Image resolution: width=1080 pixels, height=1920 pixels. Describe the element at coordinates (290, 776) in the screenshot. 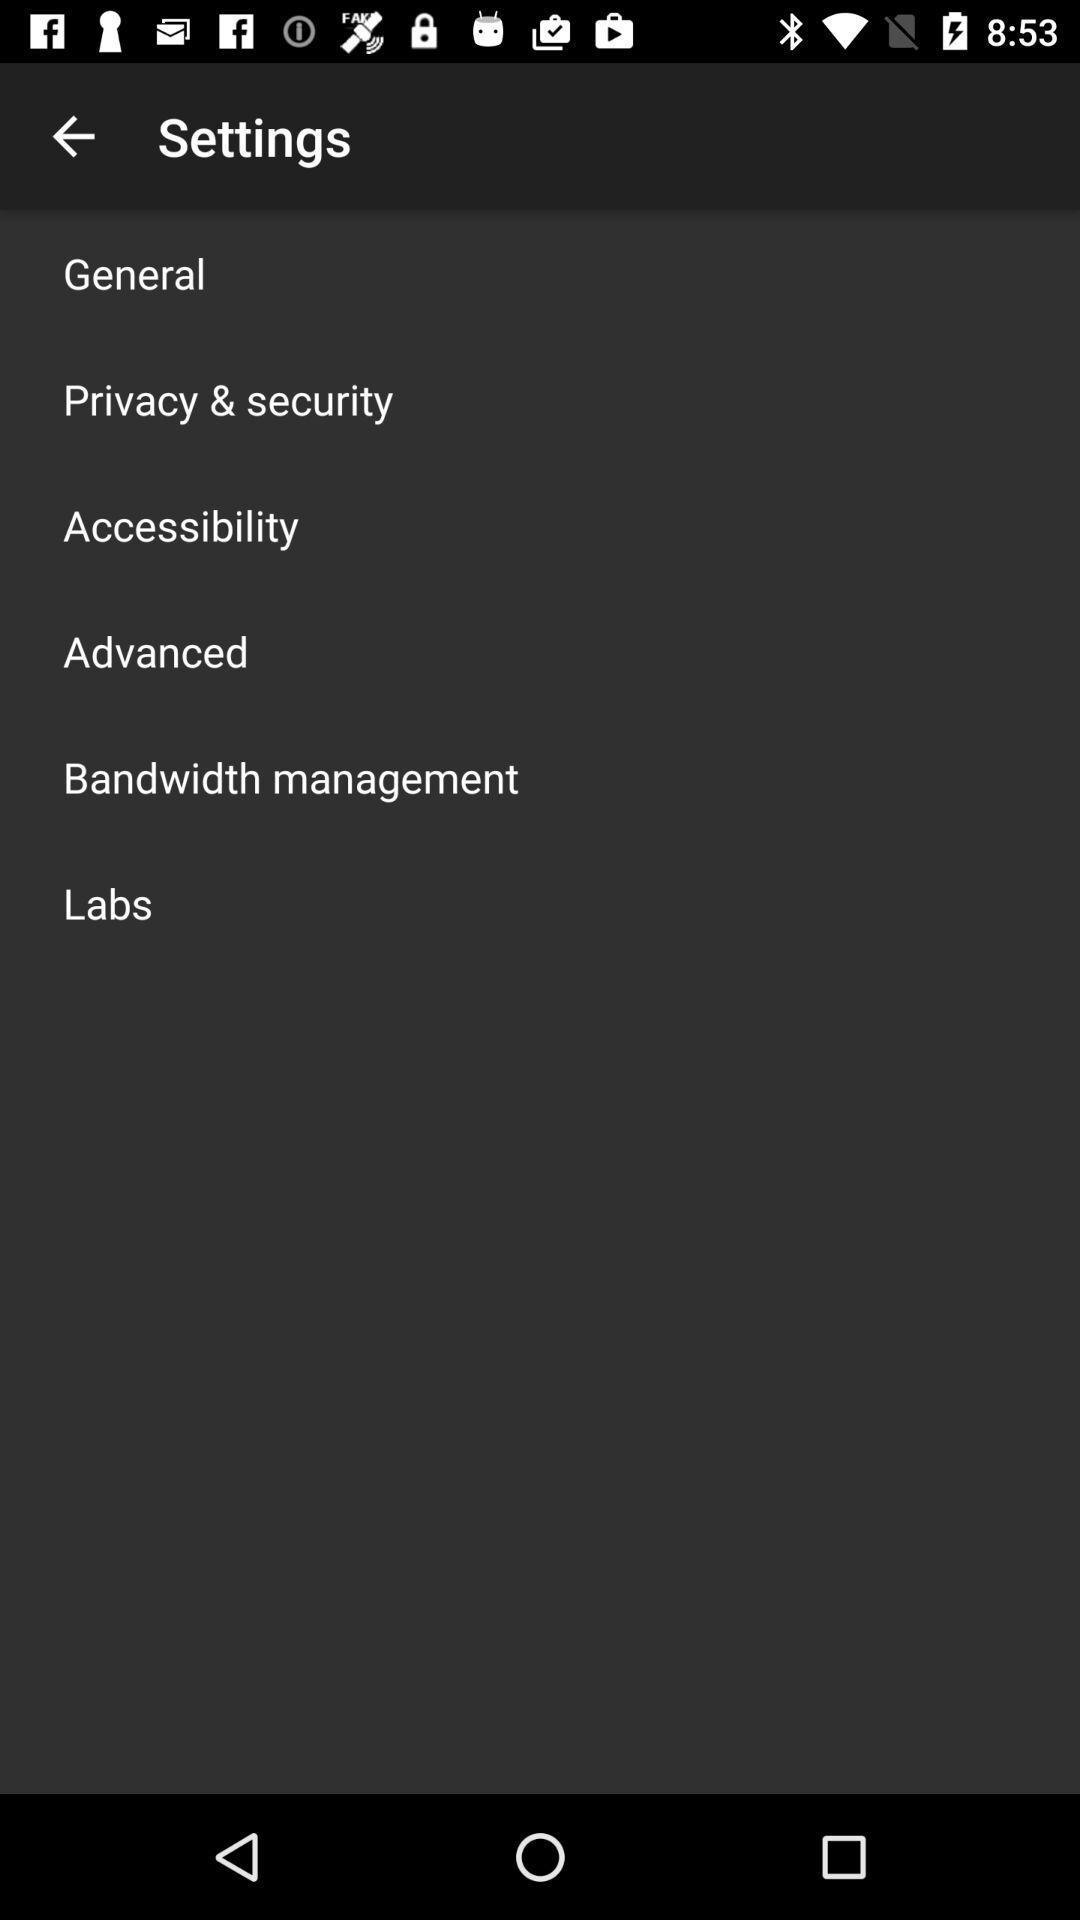

I see `bandwidth management icon` at that location.